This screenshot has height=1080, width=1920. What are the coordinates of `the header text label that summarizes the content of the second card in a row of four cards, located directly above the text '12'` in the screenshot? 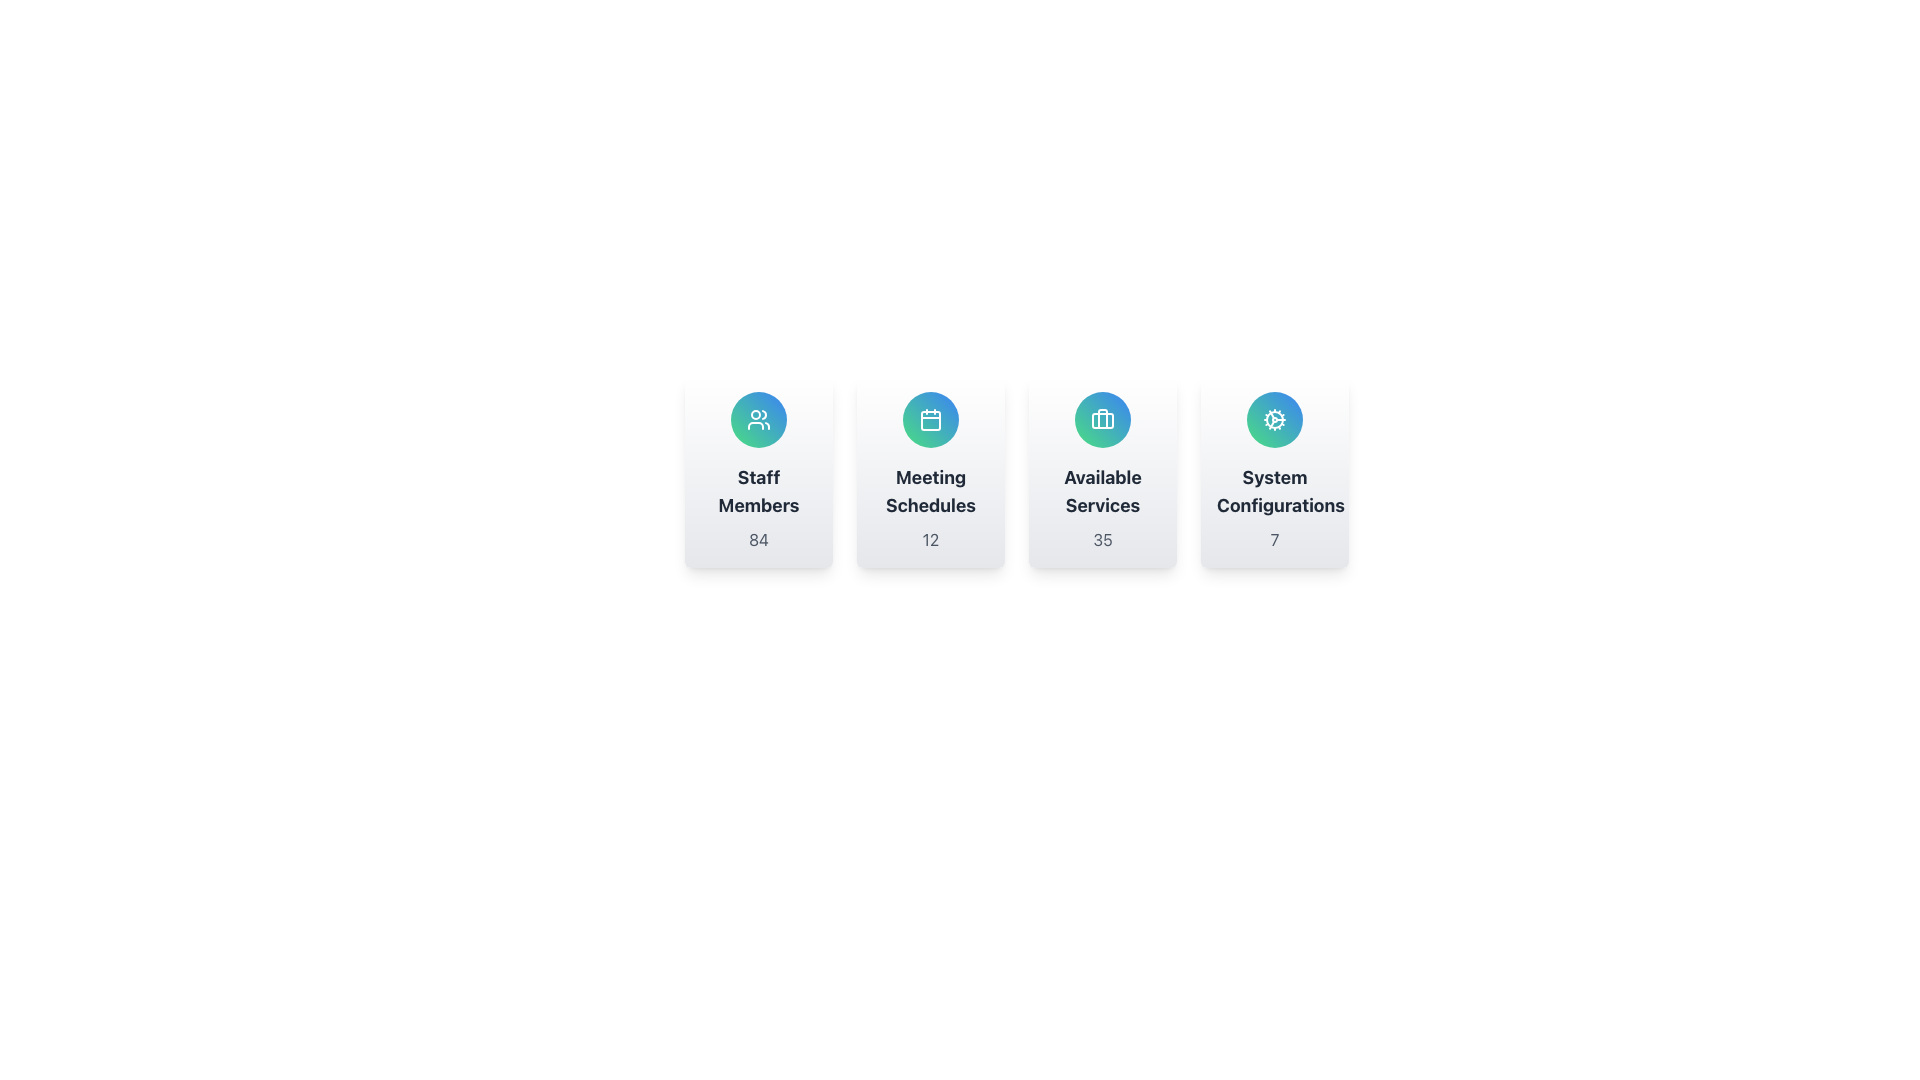 It's located at (930, 492).